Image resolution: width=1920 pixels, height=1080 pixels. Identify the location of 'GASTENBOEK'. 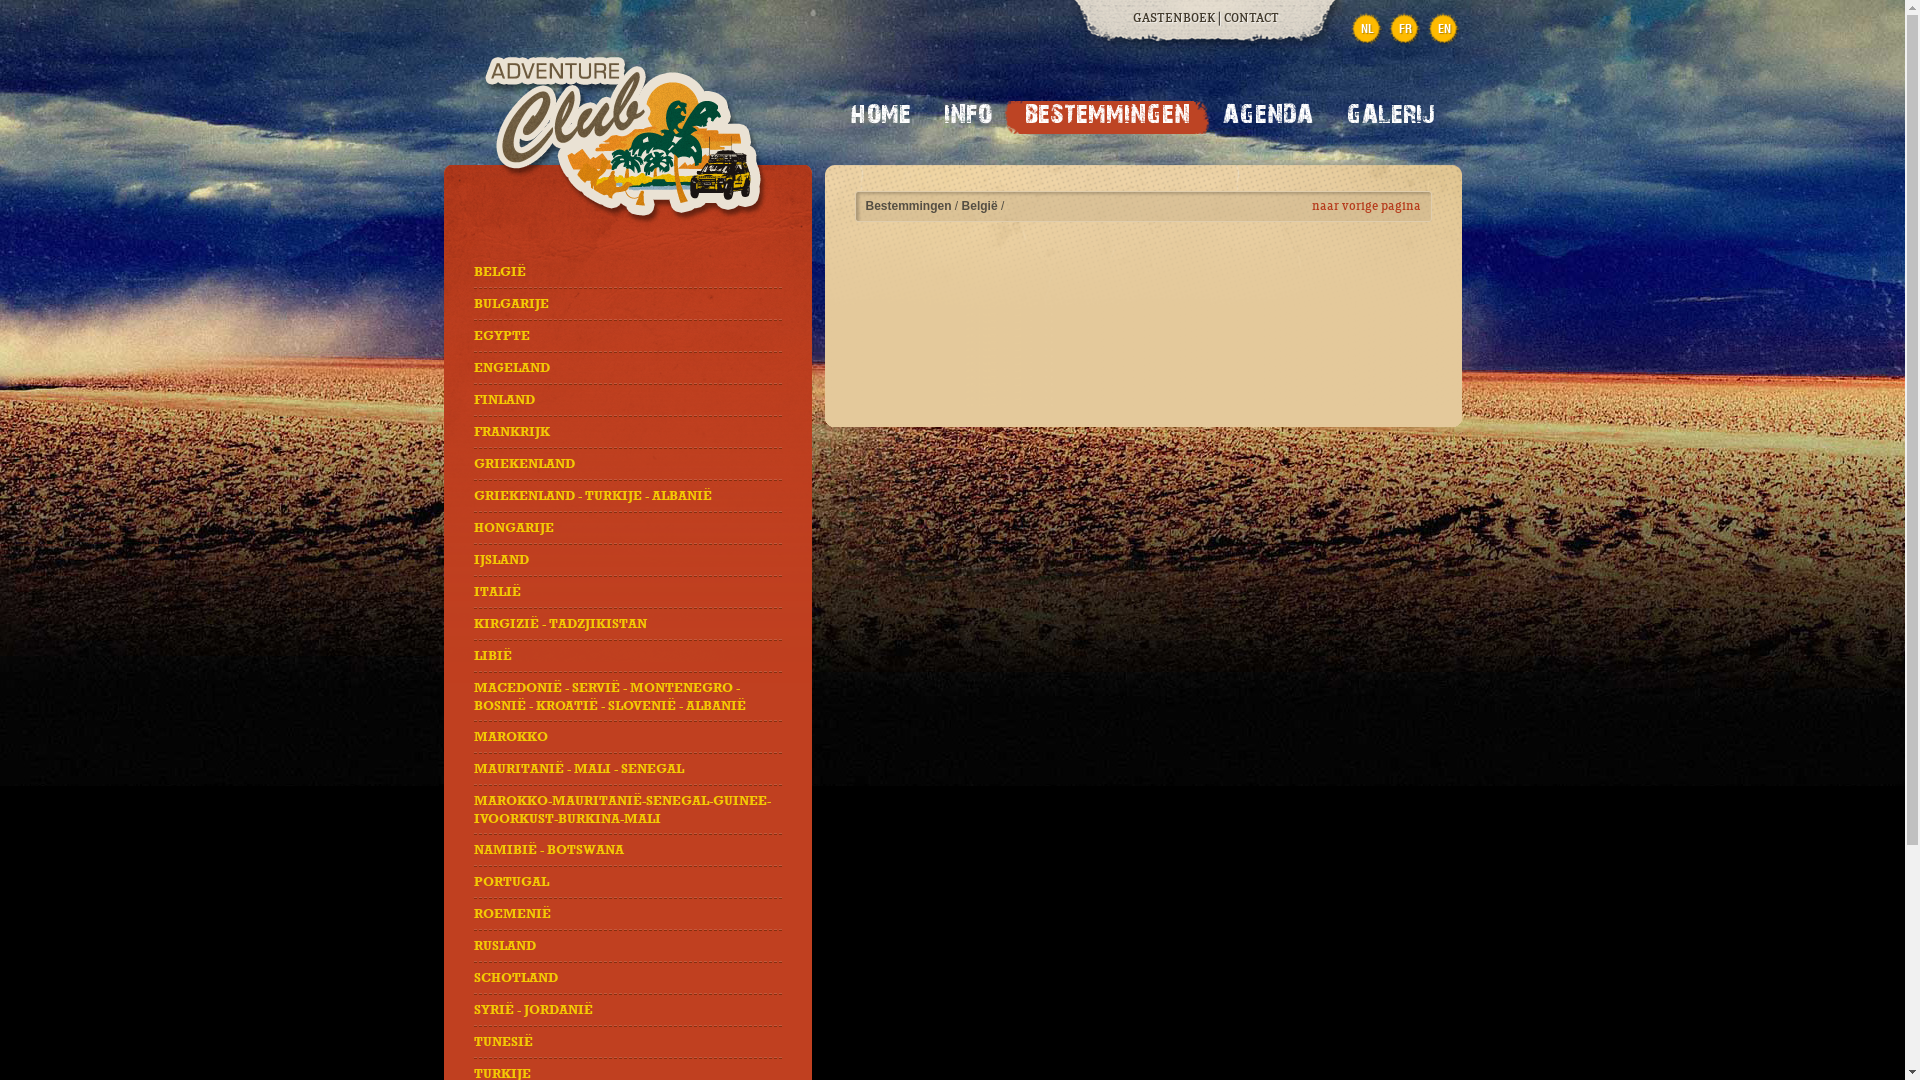
(1174, 18).